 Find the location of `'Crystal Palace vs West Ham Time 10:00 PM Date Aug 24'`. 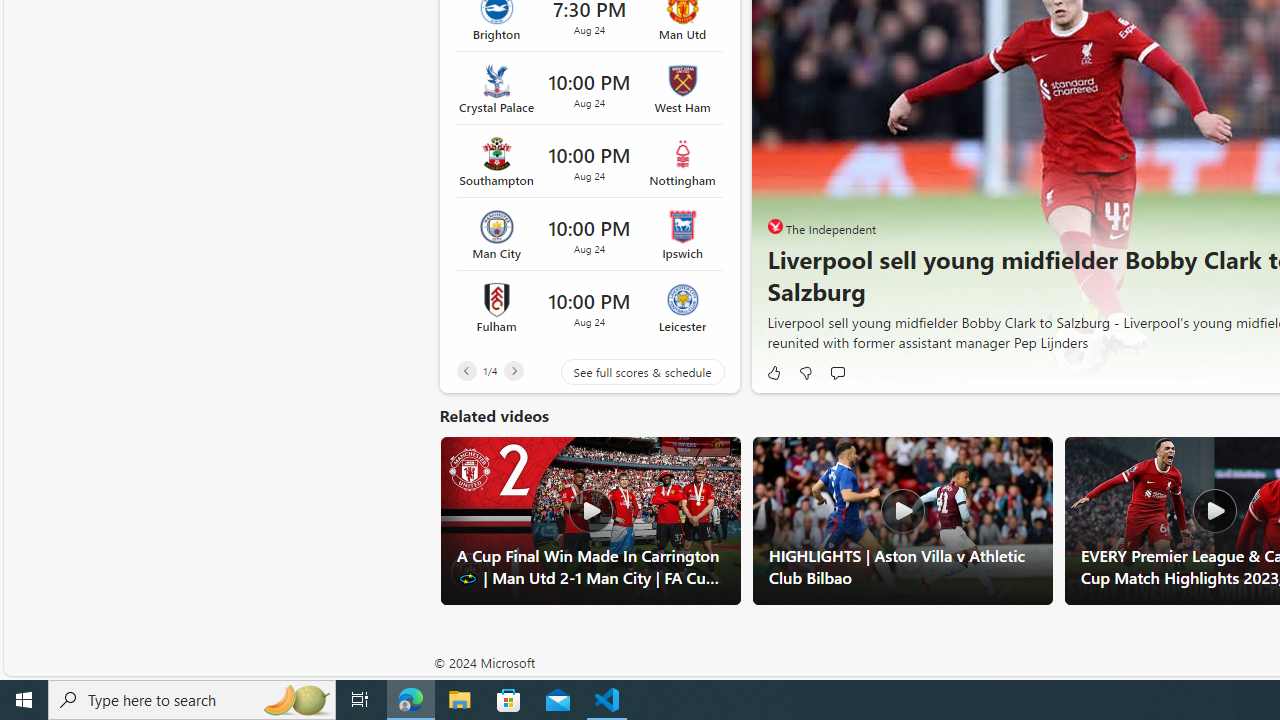

'Crystal Palace vs West Ham Time 10:00 PM Date Aug 24' is located at coordinates (588, 87).